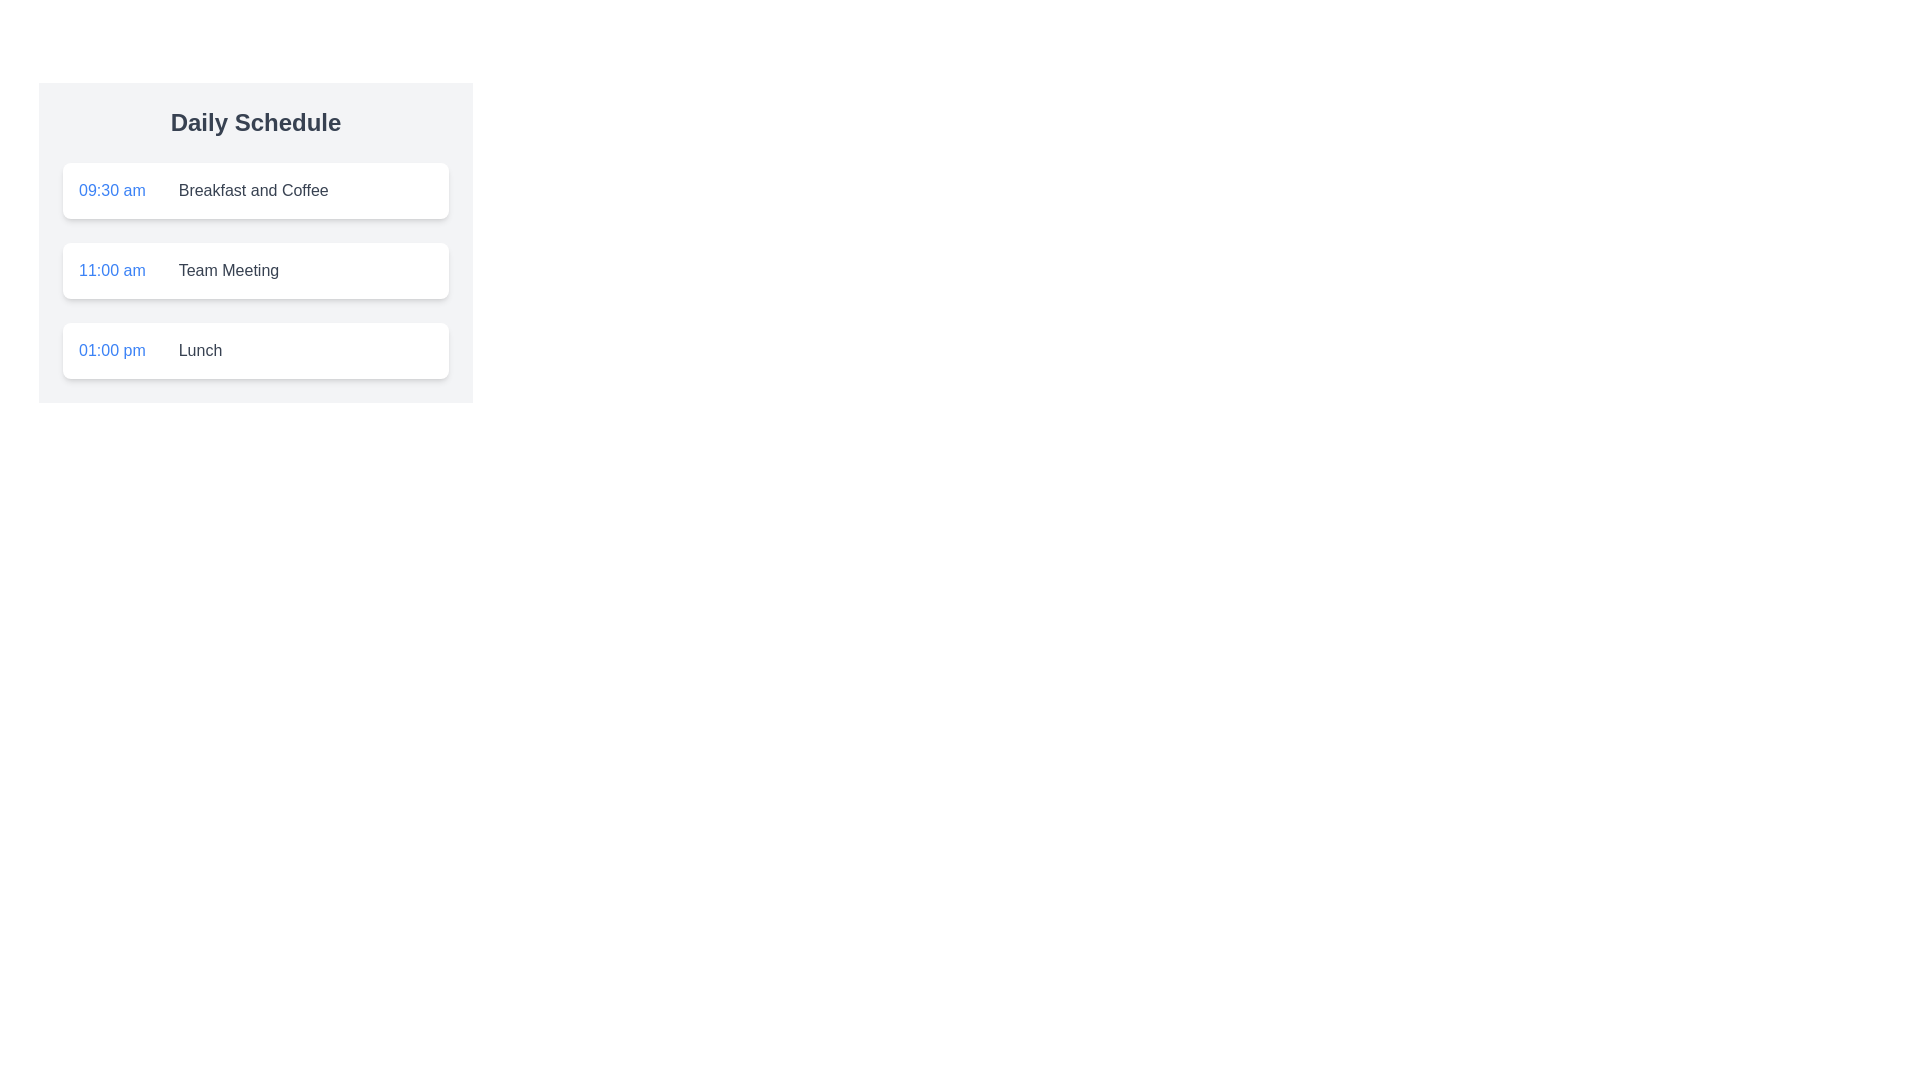 Image resolution: width=1920 pixels, height=1080 pixels. I want to click on the Text label located in the third entry of the daily schedule next to the time '01:00 pm', positioned to the right of a vertical divider, so click(192, 350).